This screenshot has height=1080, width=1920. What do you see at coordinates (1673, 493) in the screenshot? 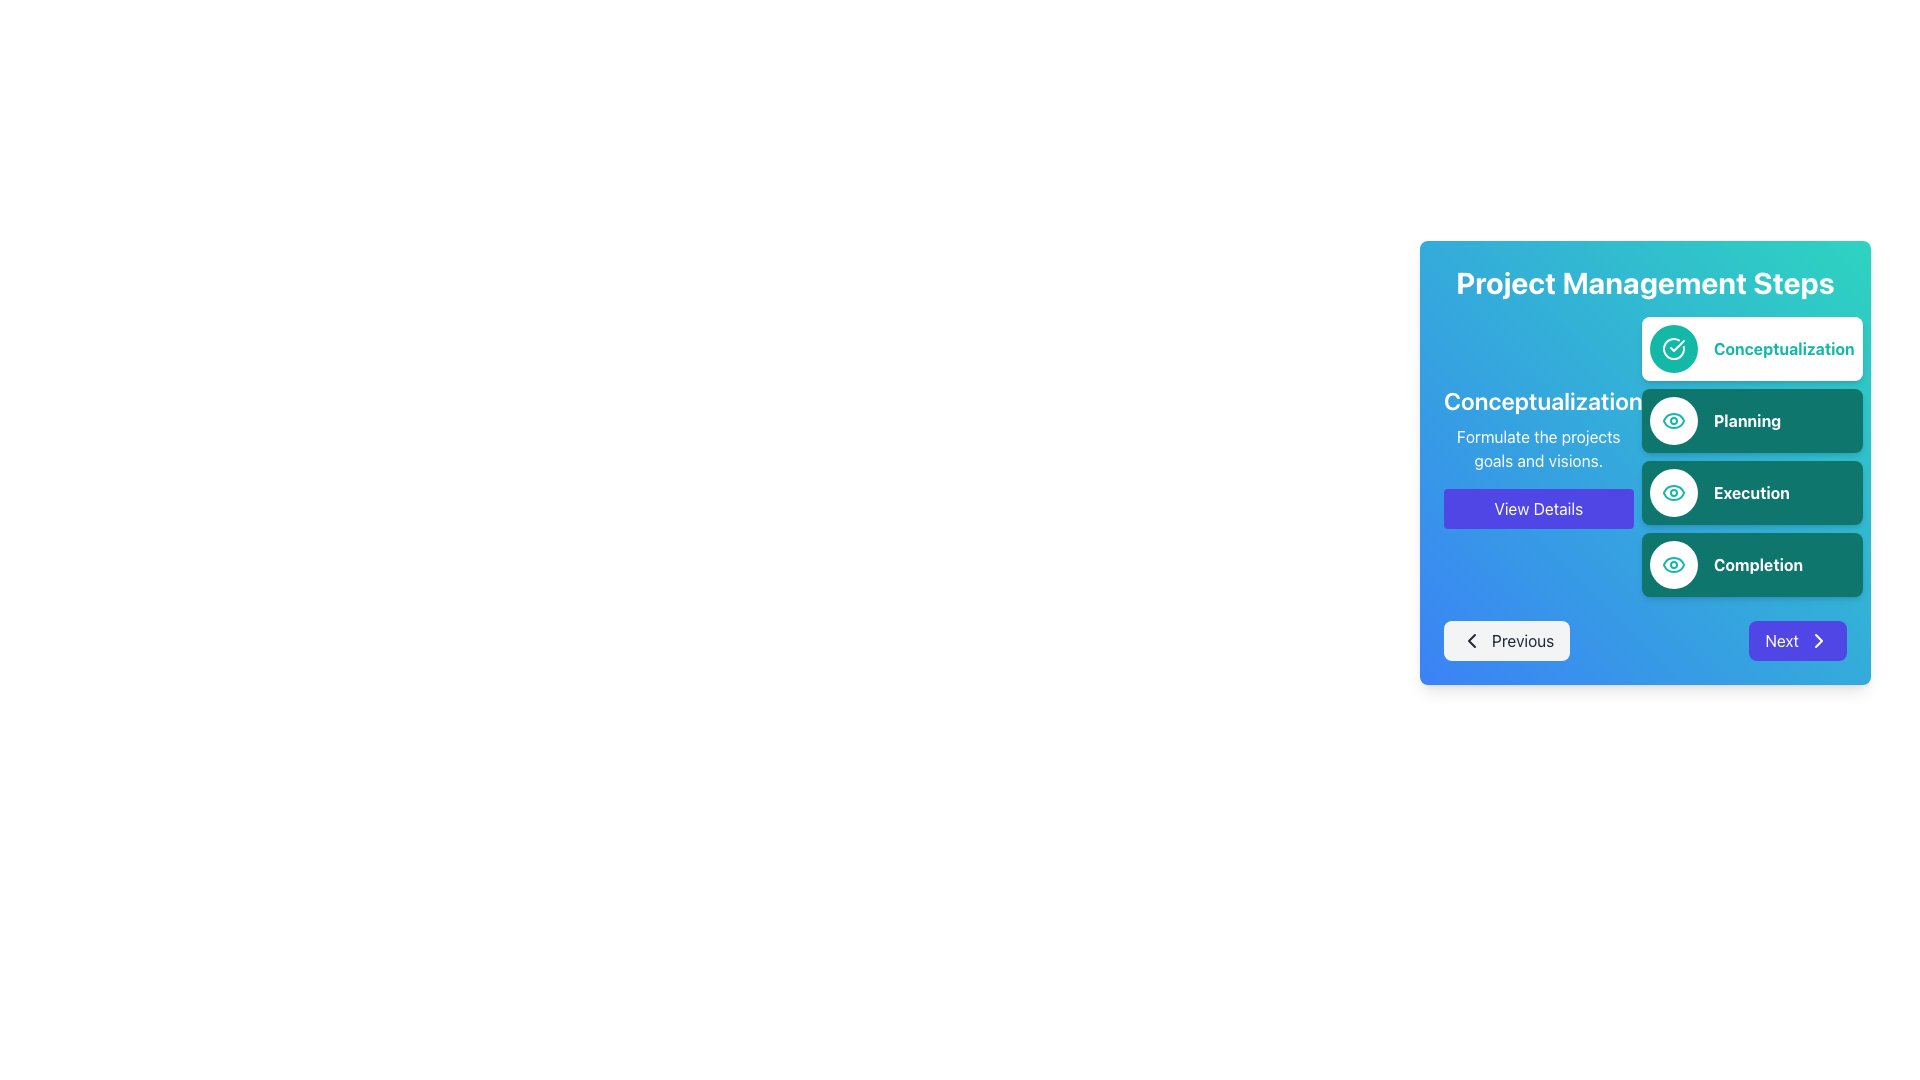
I see `the SVG Icon that signifies the 'Execution' stage in the project management steps, located inside the third button on the right side of the blue card interface` at bounding box center [1673, 493].